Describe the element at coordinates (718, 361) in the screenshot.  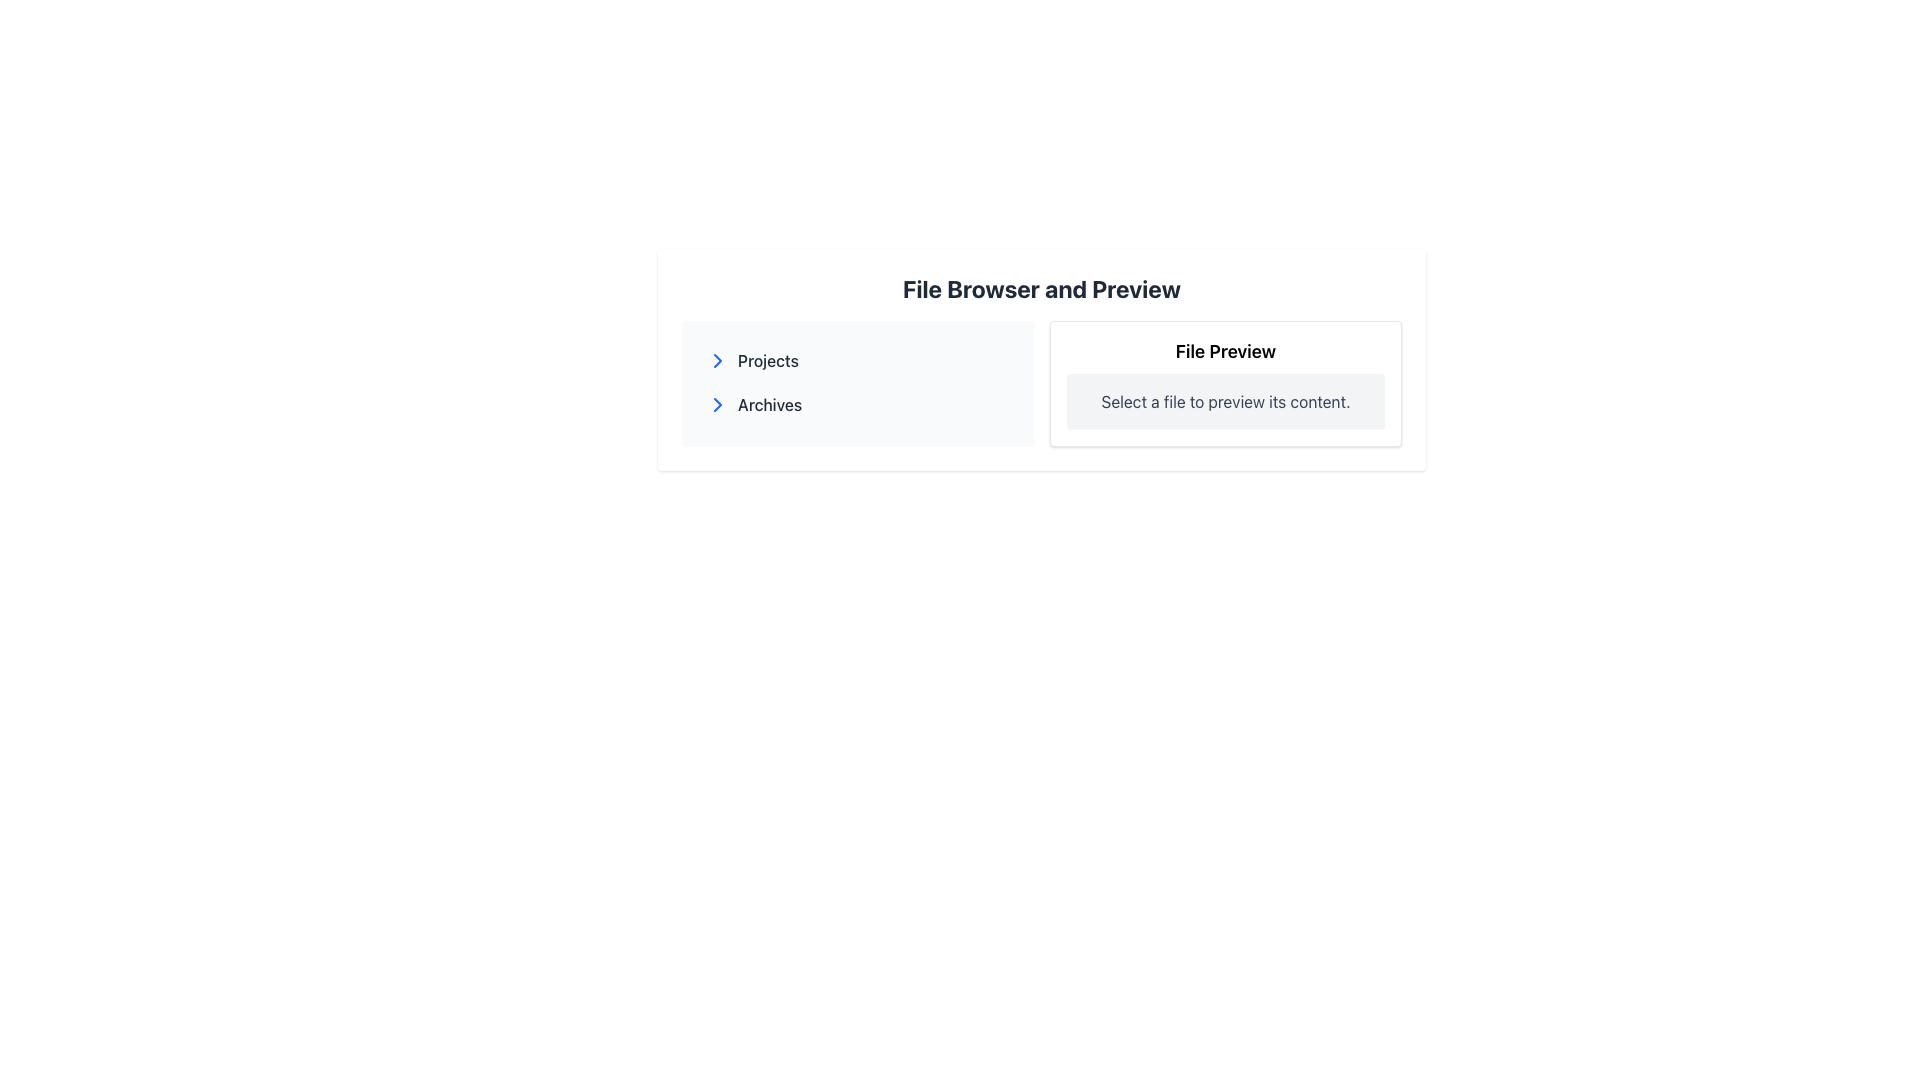
I see `the expandable icon located` at that location.